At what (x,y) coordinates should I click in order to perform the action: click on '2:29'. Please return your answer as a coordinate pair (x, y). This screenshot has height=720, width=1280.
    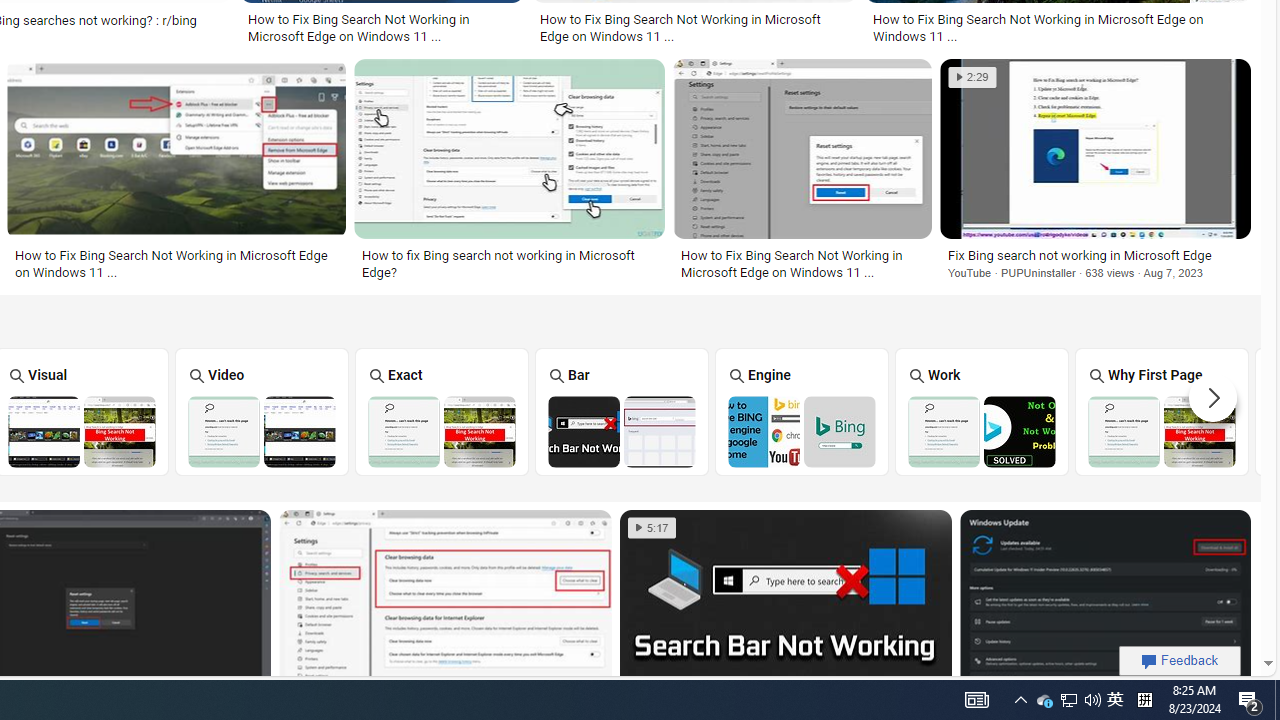
    Looking at the image, I should click on (972, 76).